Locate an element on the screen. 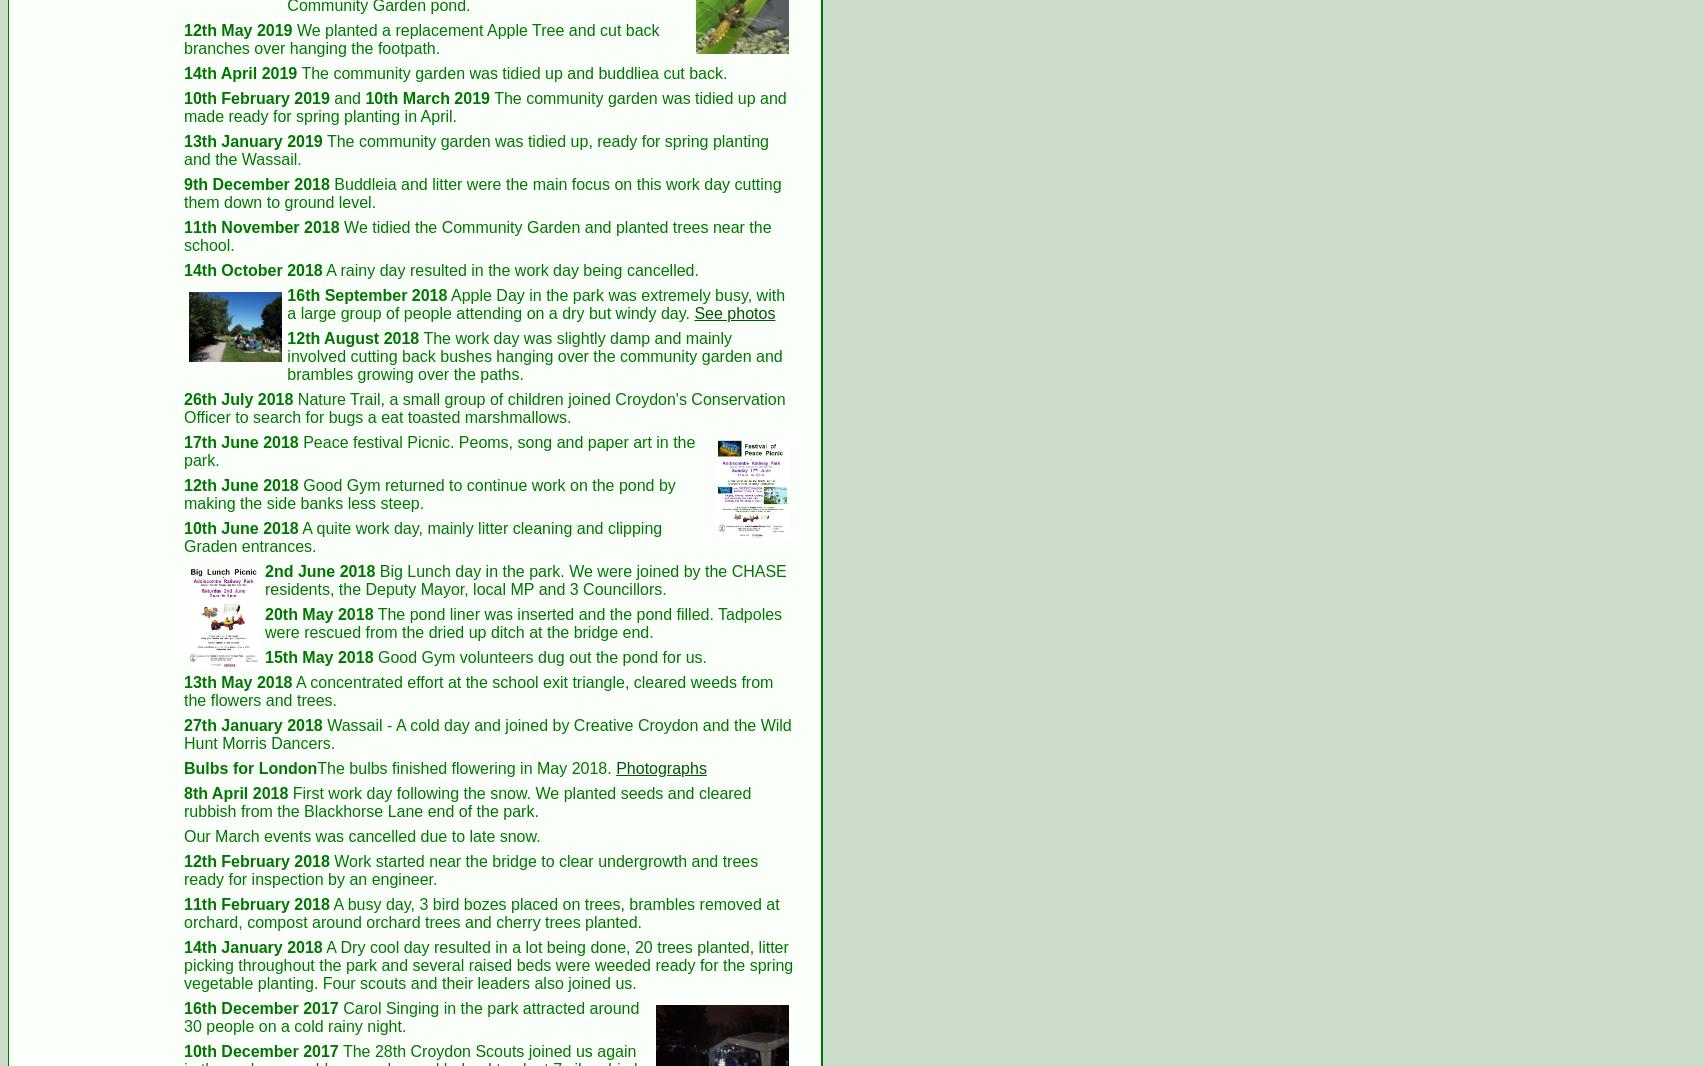 The image size is (1704, 1066). 'A busy day, 3 bird bozes placed on trees, brambles removed at orchard, compost around orchard trees and cherry trees planted.' is located at coordinates (481, 912).